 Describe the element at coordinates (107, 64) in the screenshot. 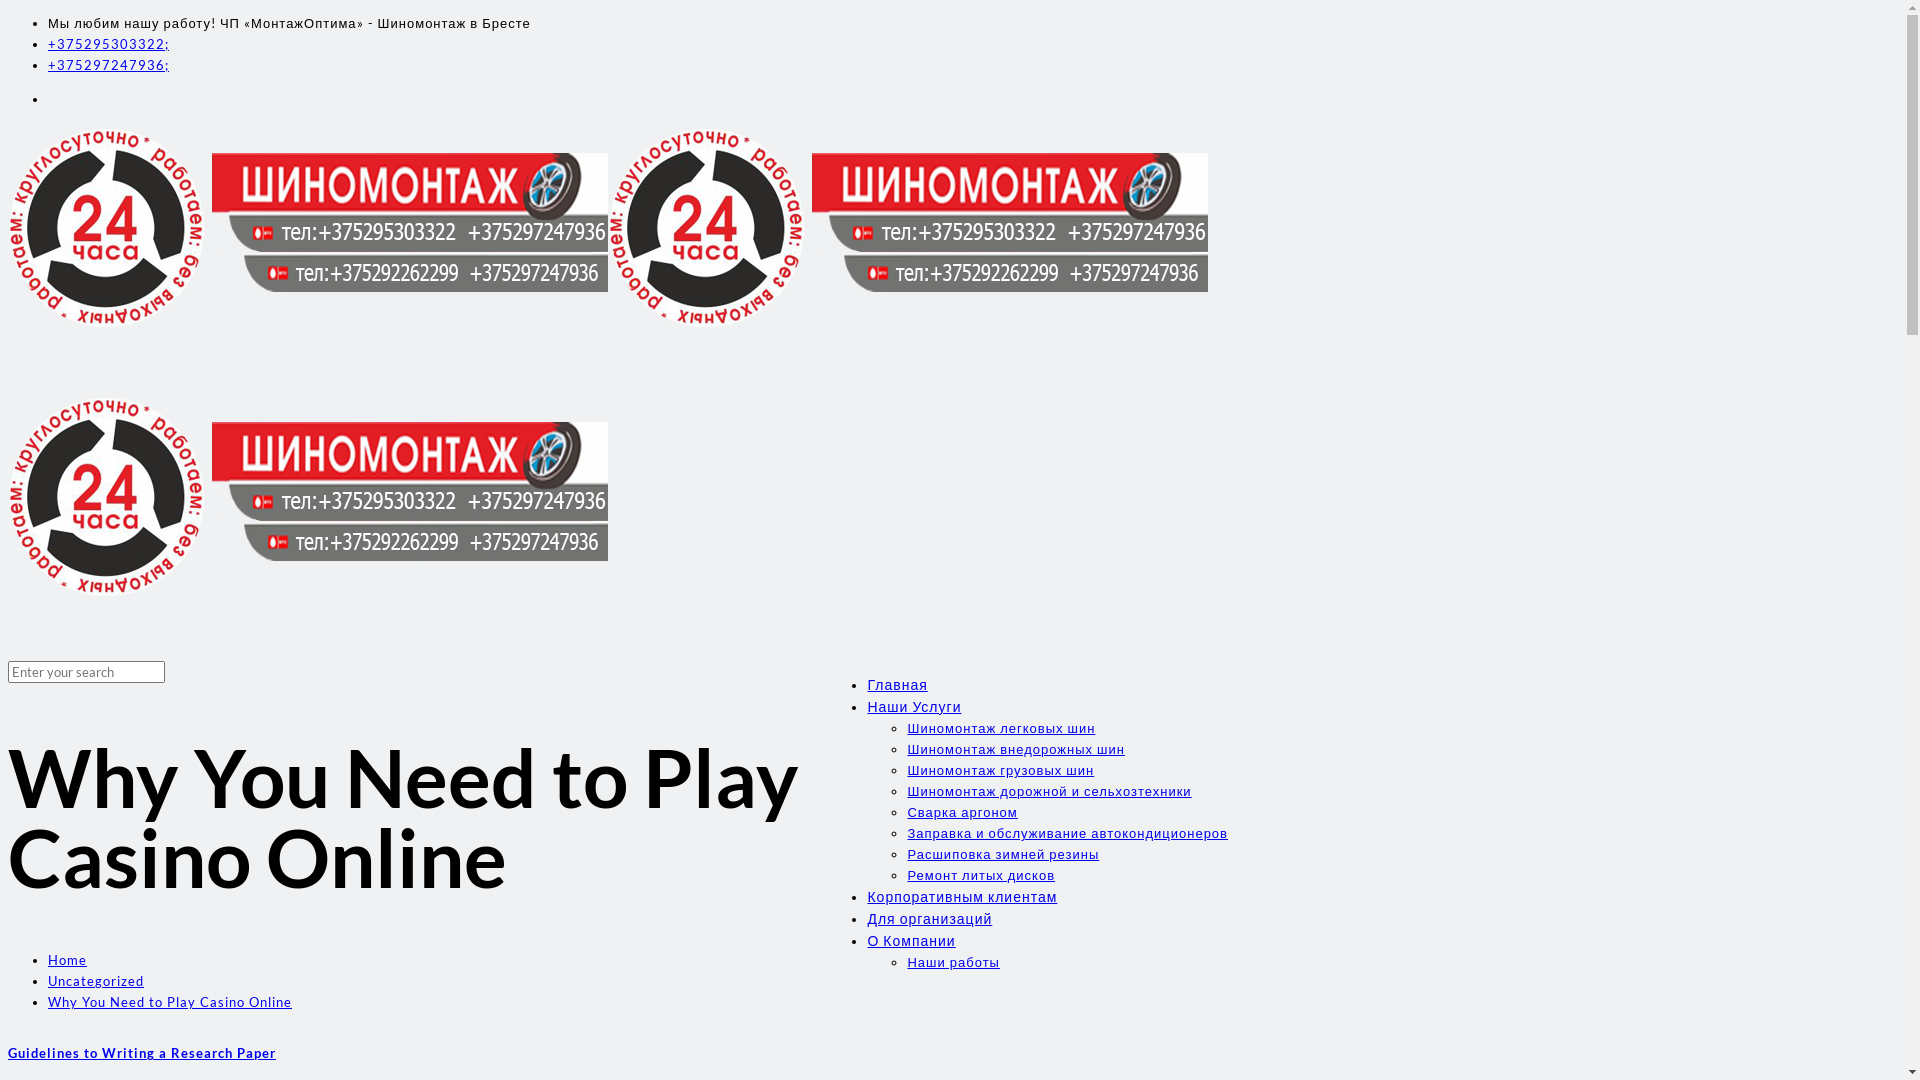

I see `'+375297247936;'` at that location.